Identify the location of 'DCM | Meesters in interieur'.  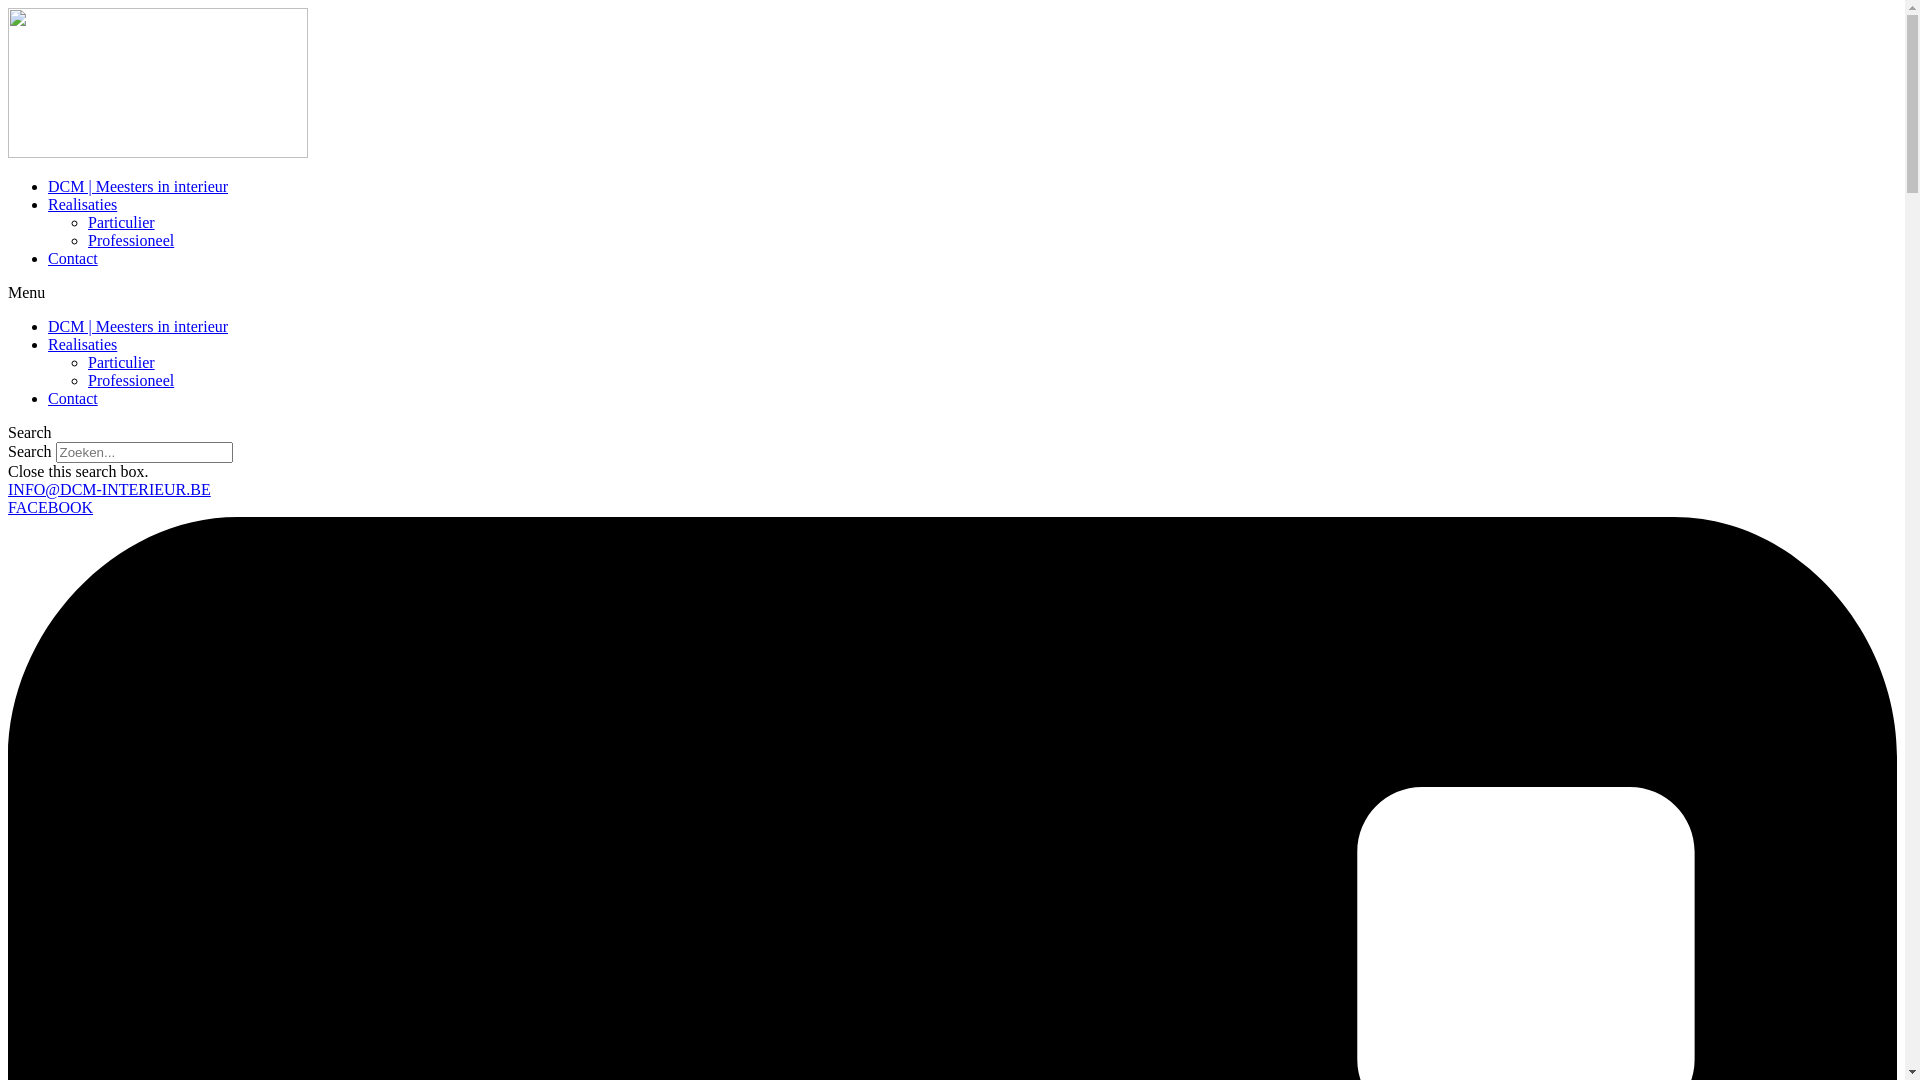
(48, 186).